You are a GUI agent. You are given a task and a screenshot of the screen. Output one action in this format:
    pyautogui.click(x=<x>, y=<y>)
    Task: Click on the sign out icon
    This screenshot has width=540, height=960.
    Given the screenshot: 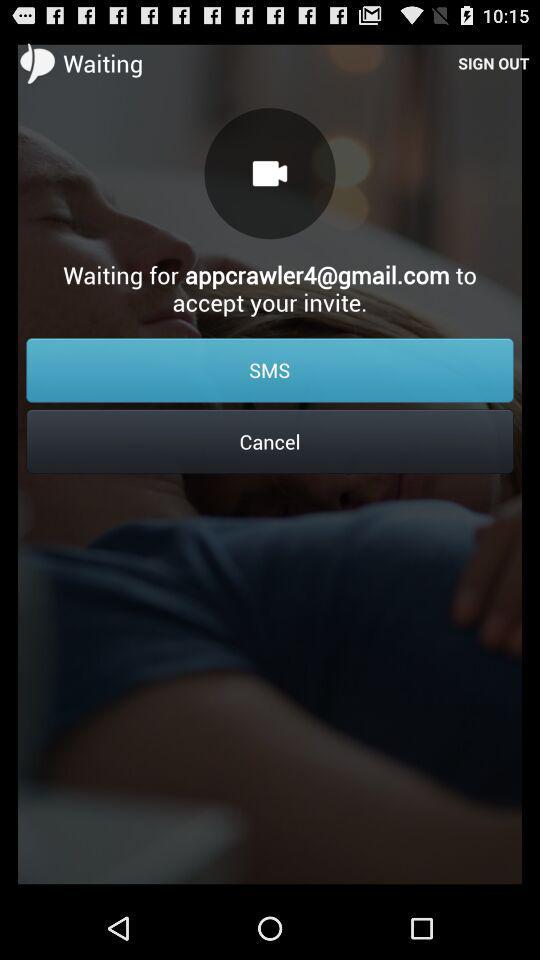 What is the action you would take?
    pyautogui.click(x=492, y=62)
    